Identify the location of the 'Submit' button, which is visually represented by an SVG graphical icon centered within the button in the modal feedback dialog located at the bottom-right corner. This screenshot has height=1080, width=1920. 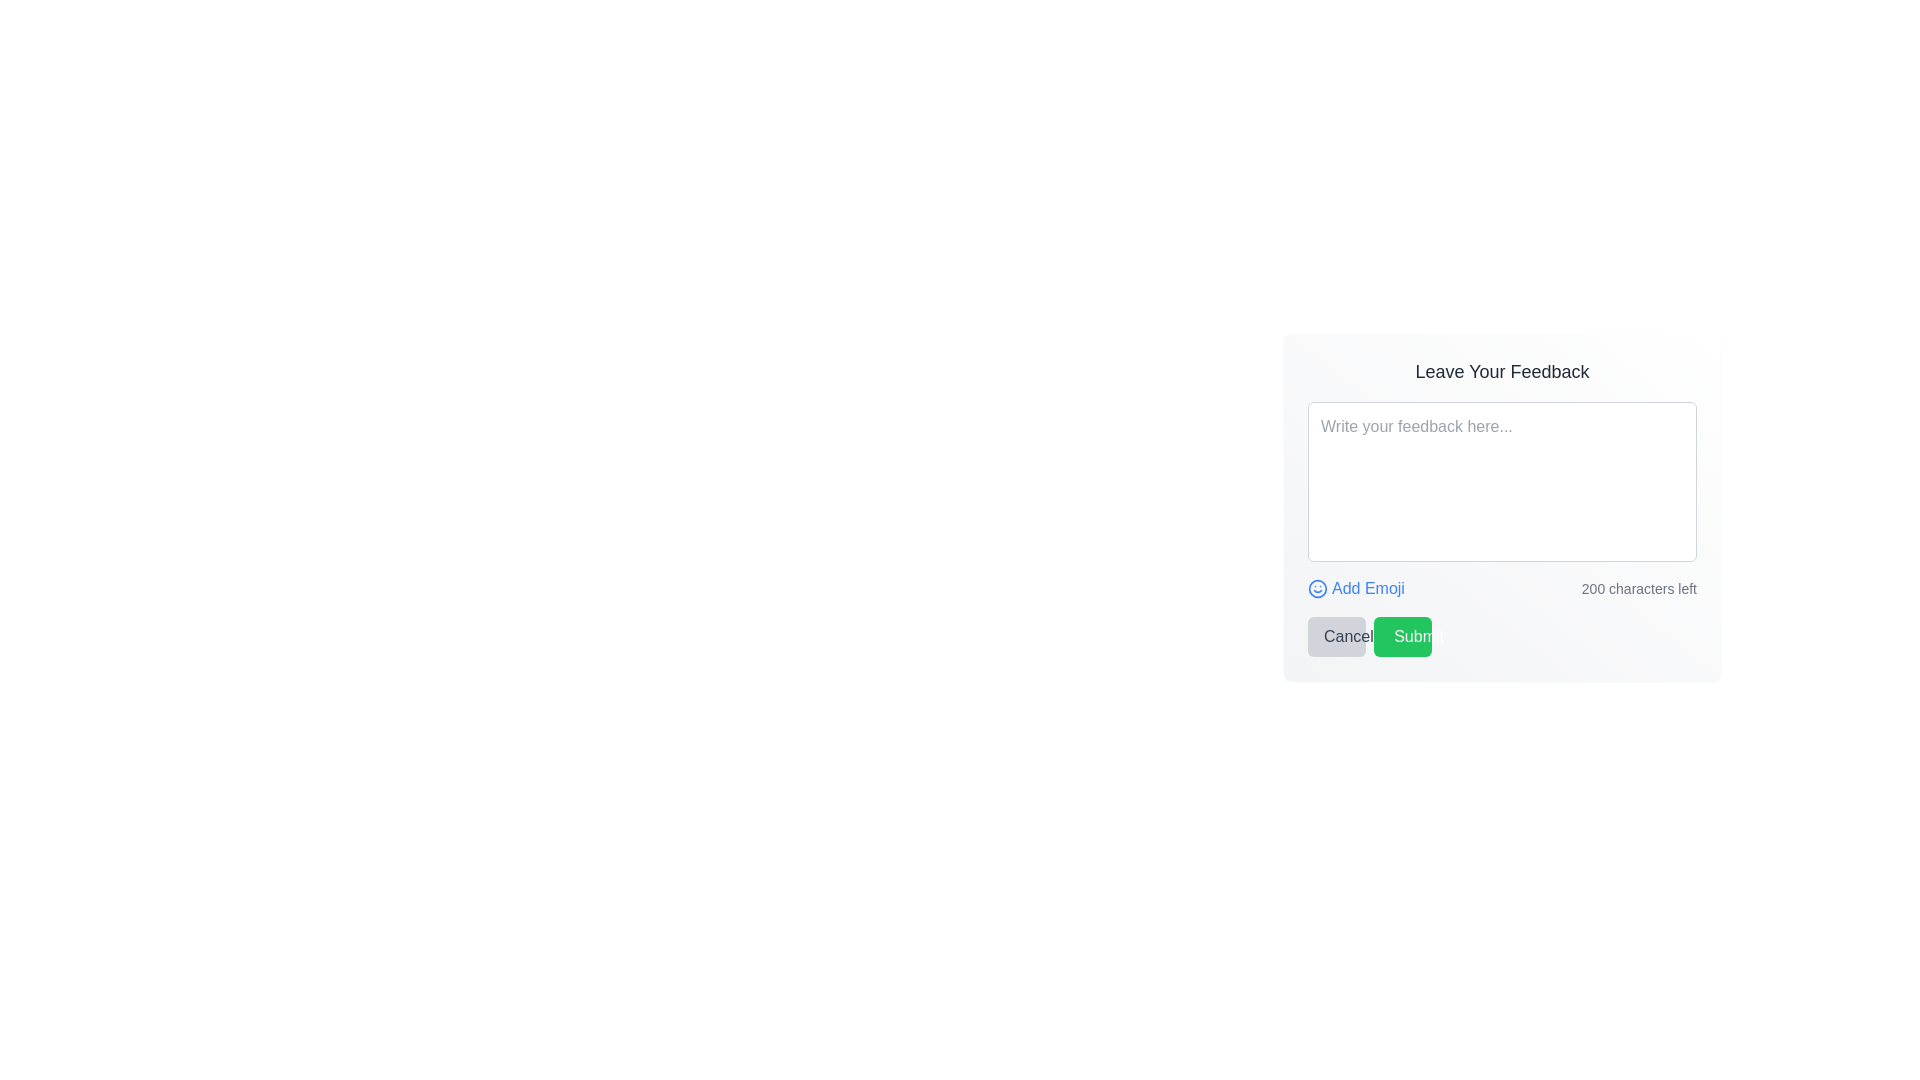
(1400, 640).